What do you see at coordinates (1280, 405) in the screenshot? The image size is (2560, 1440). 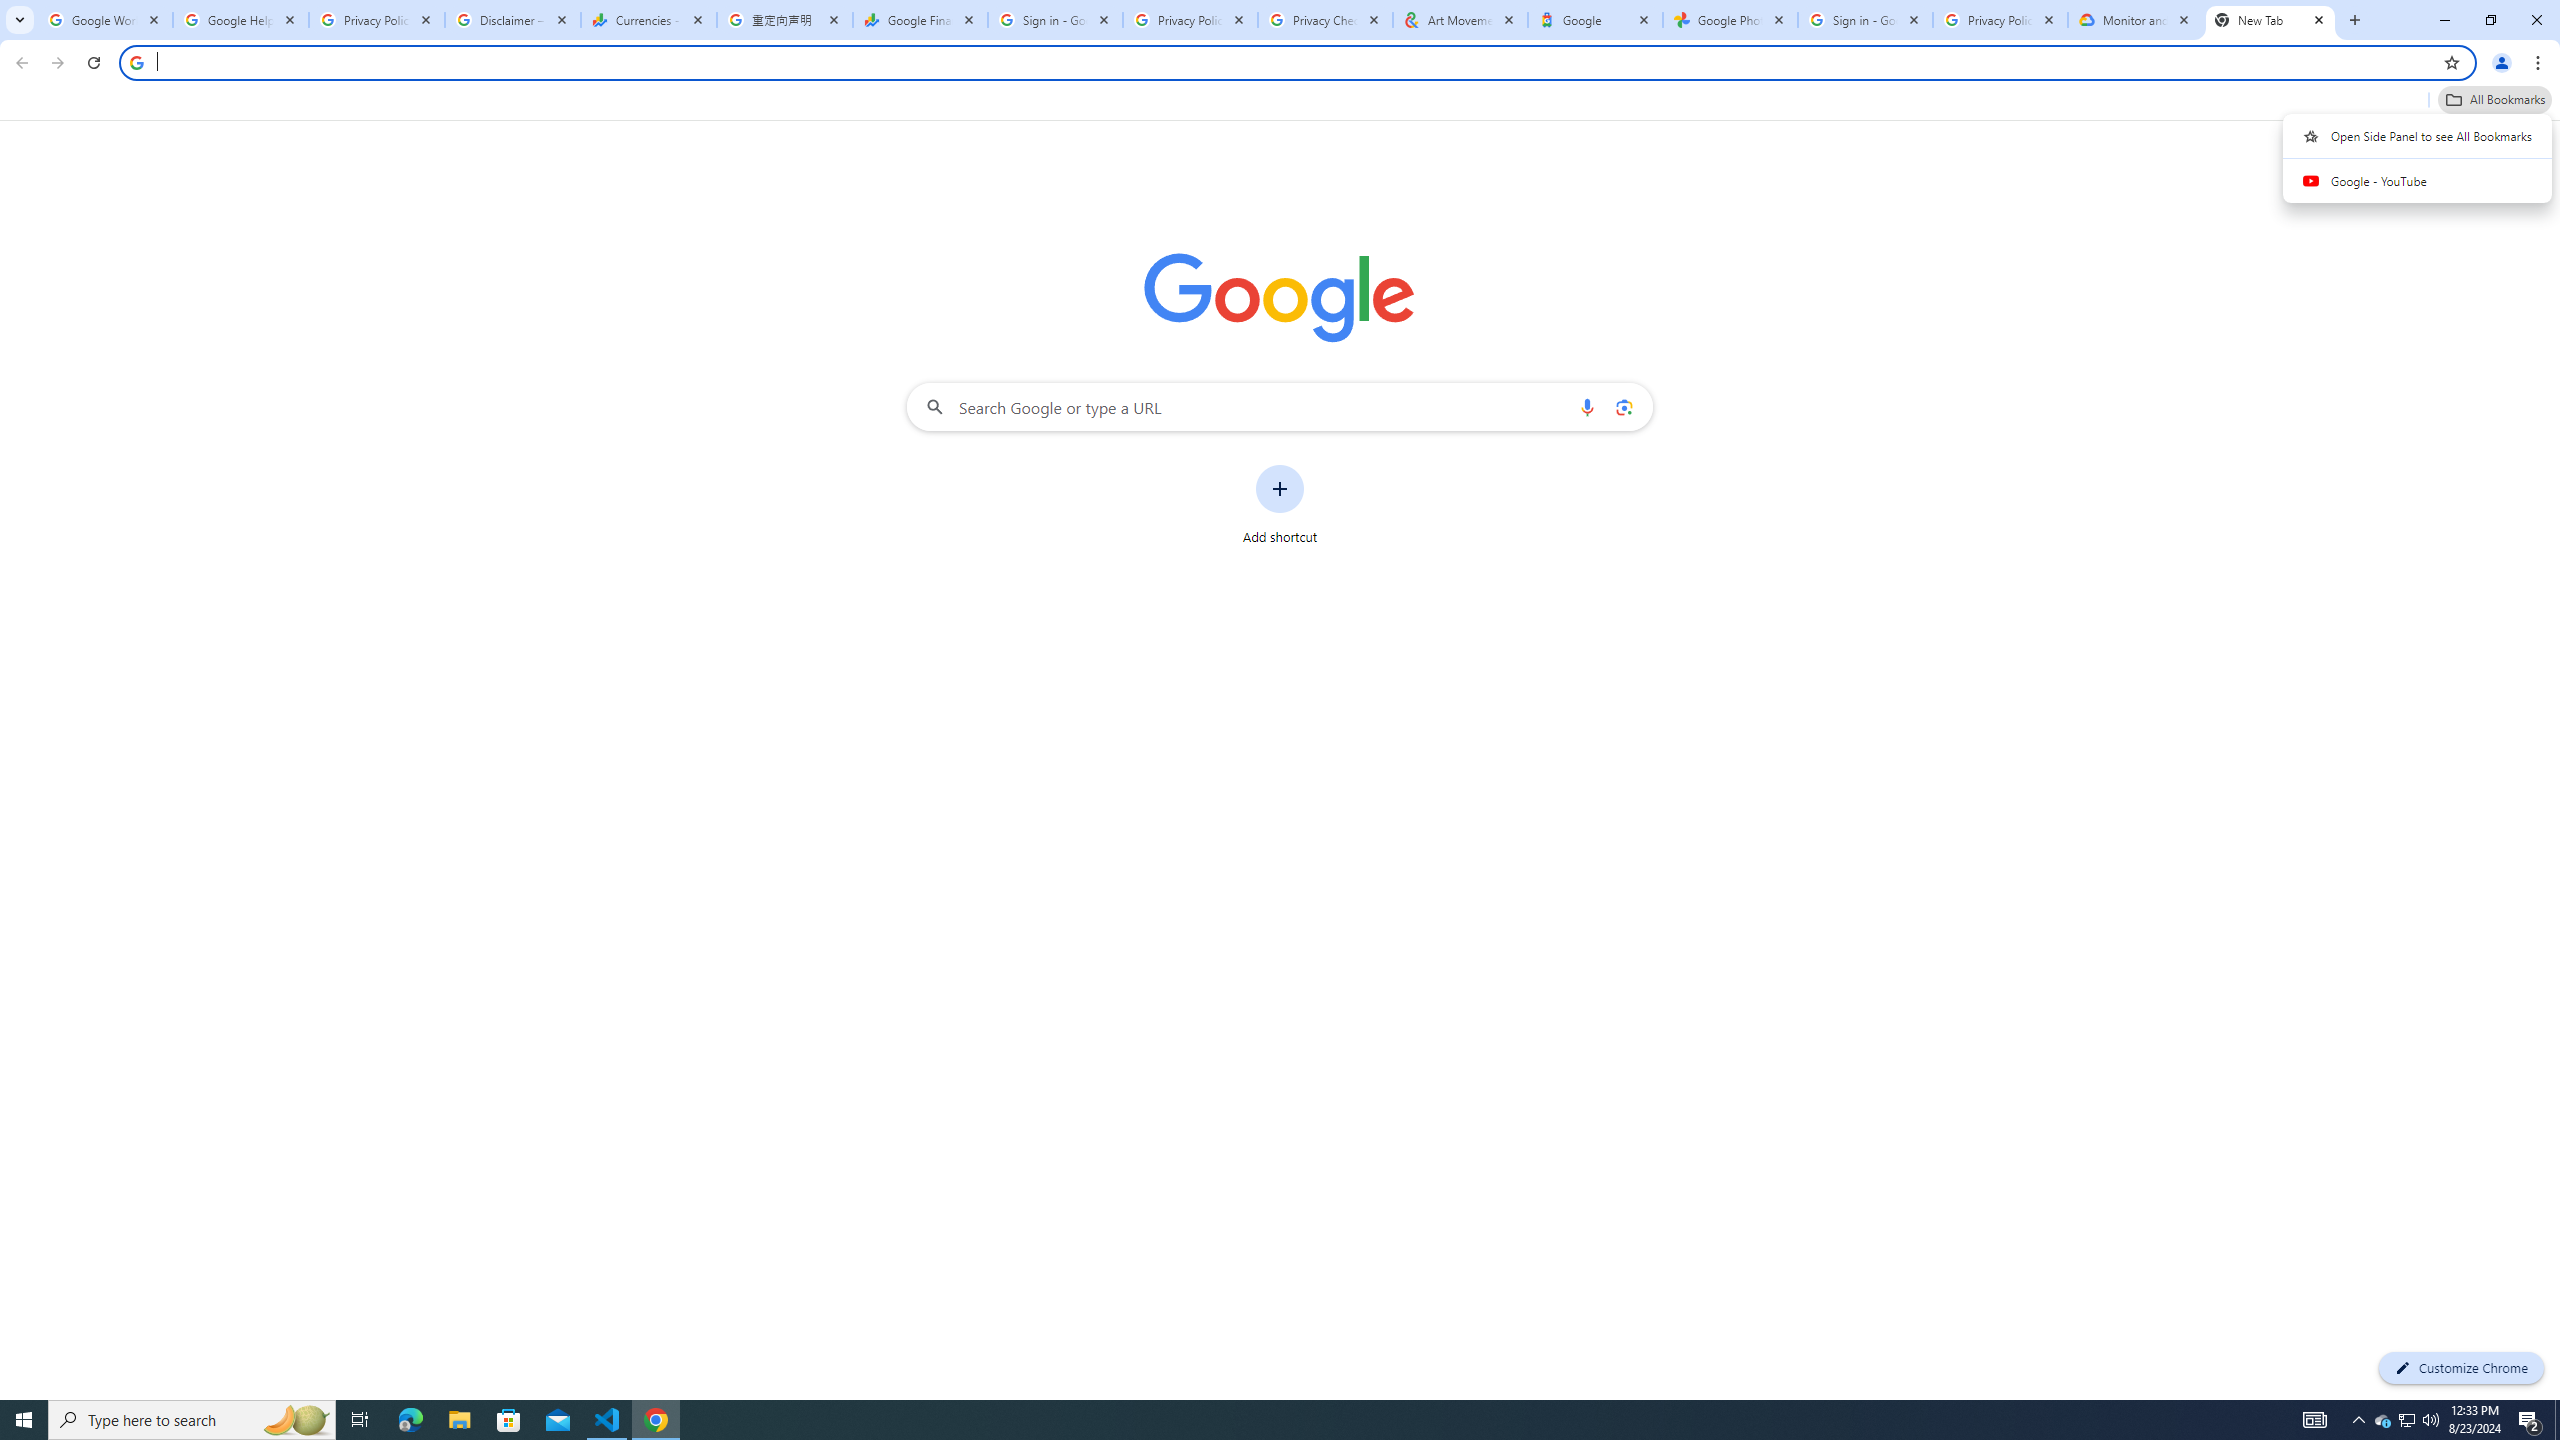 I see `'Search Google or type a URL'` at bounding box center [1280, 405].